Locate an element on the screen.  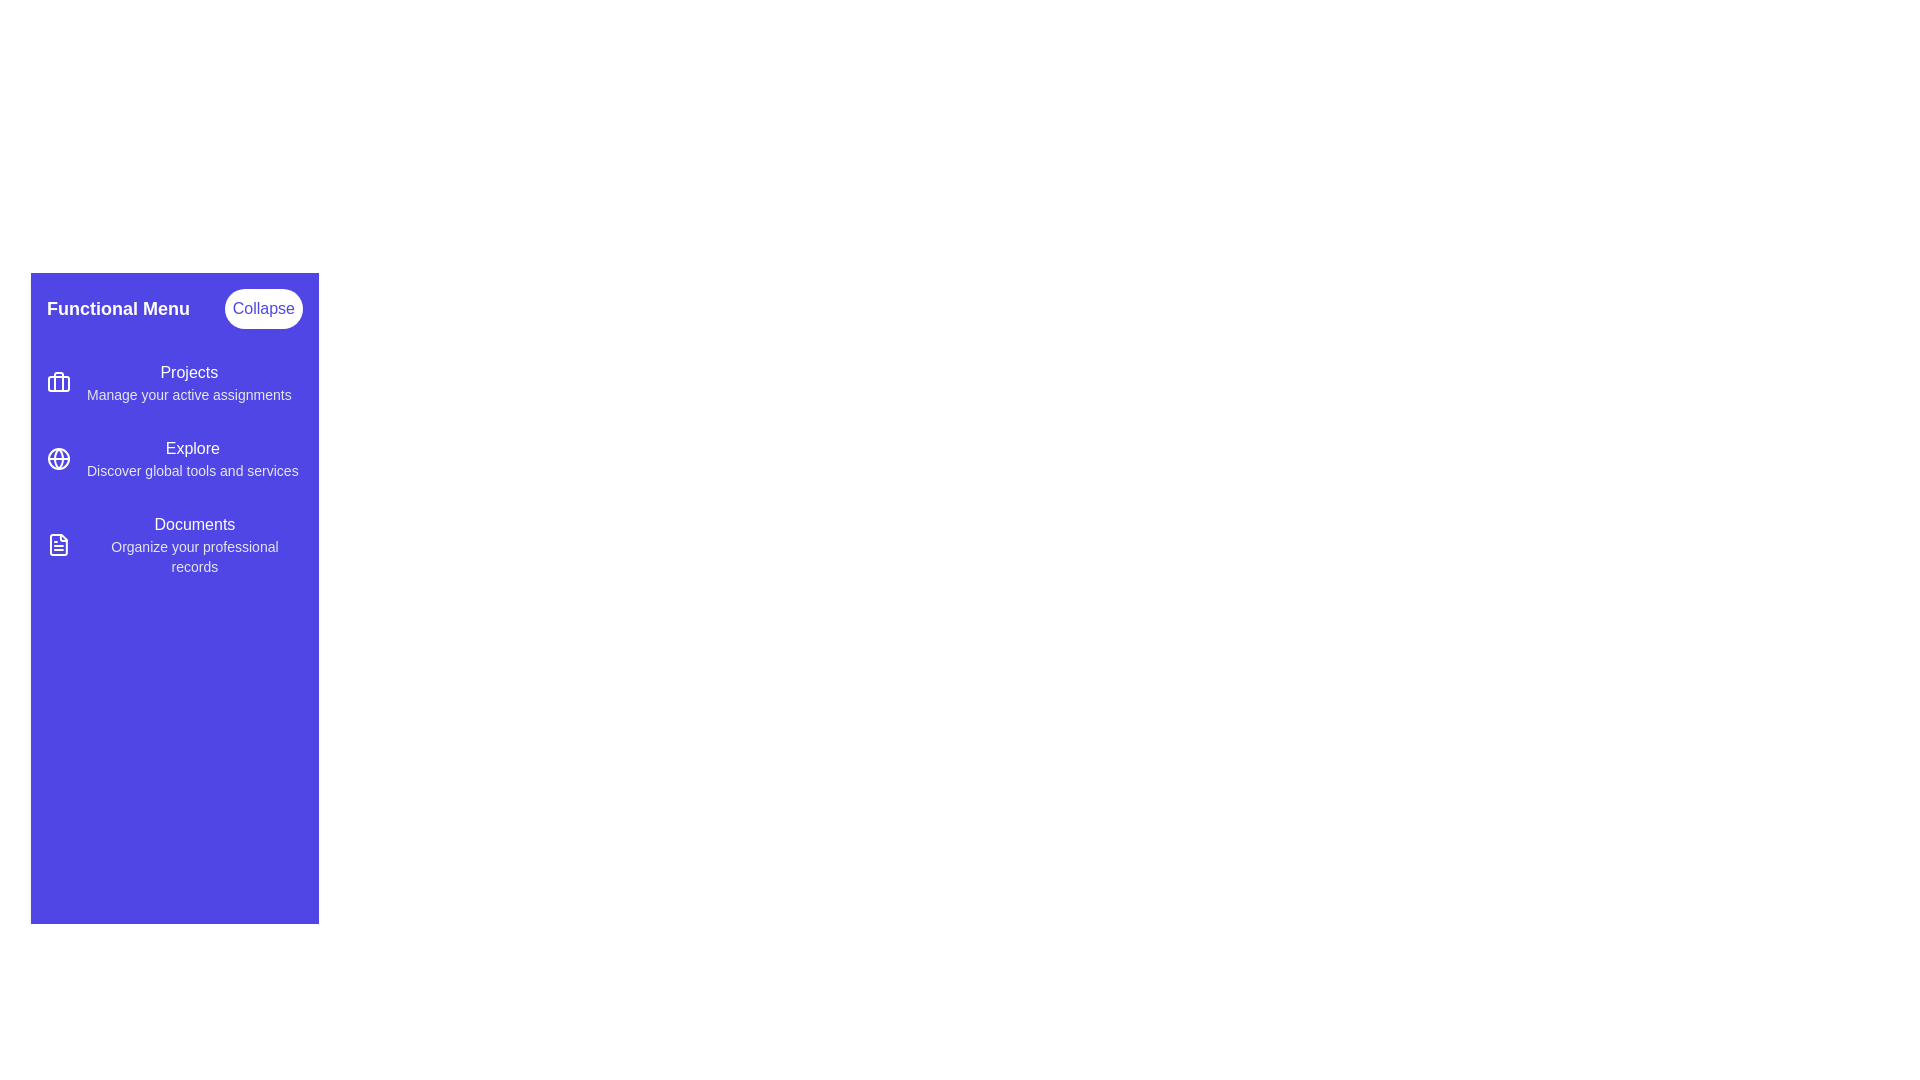
the menu item Explore to activate its section is located at coordinates (174, 459).